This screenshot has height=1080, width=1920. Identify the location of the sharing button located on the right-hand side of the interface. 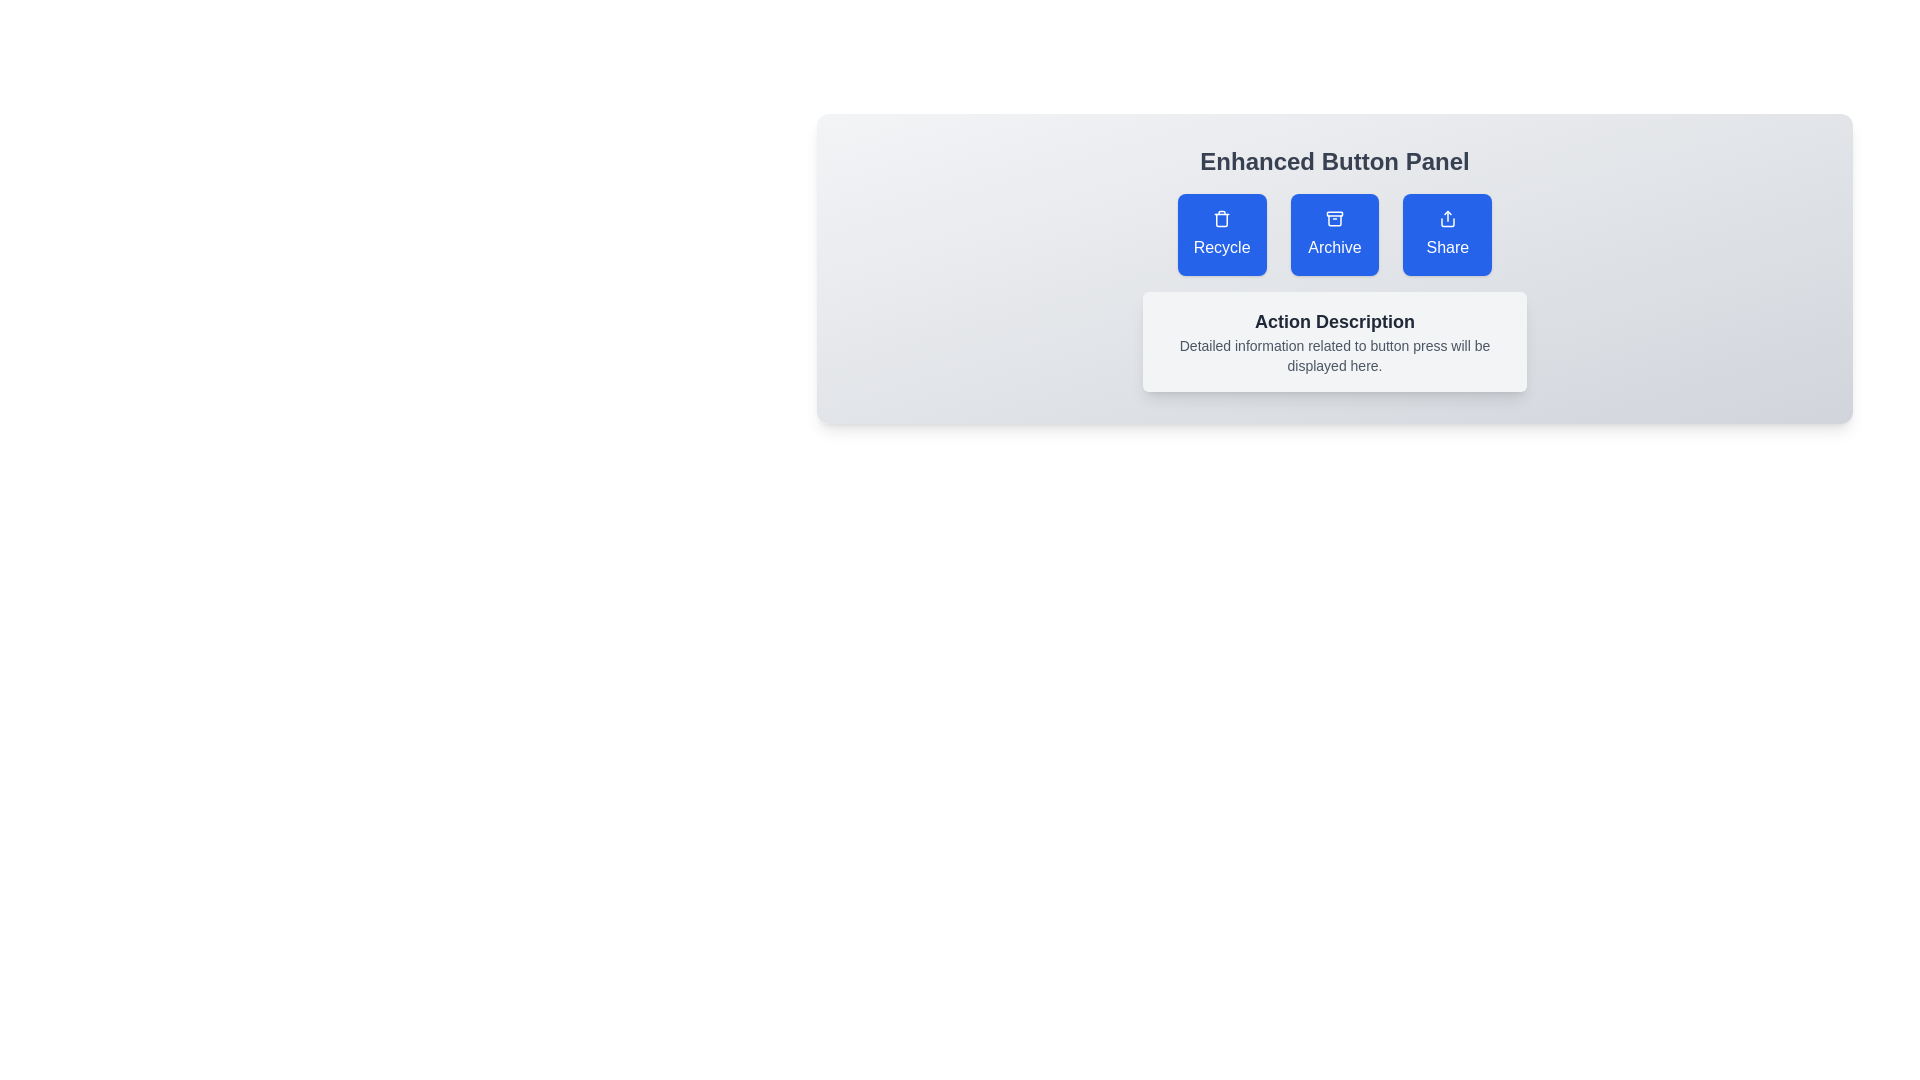
(1447, 234).